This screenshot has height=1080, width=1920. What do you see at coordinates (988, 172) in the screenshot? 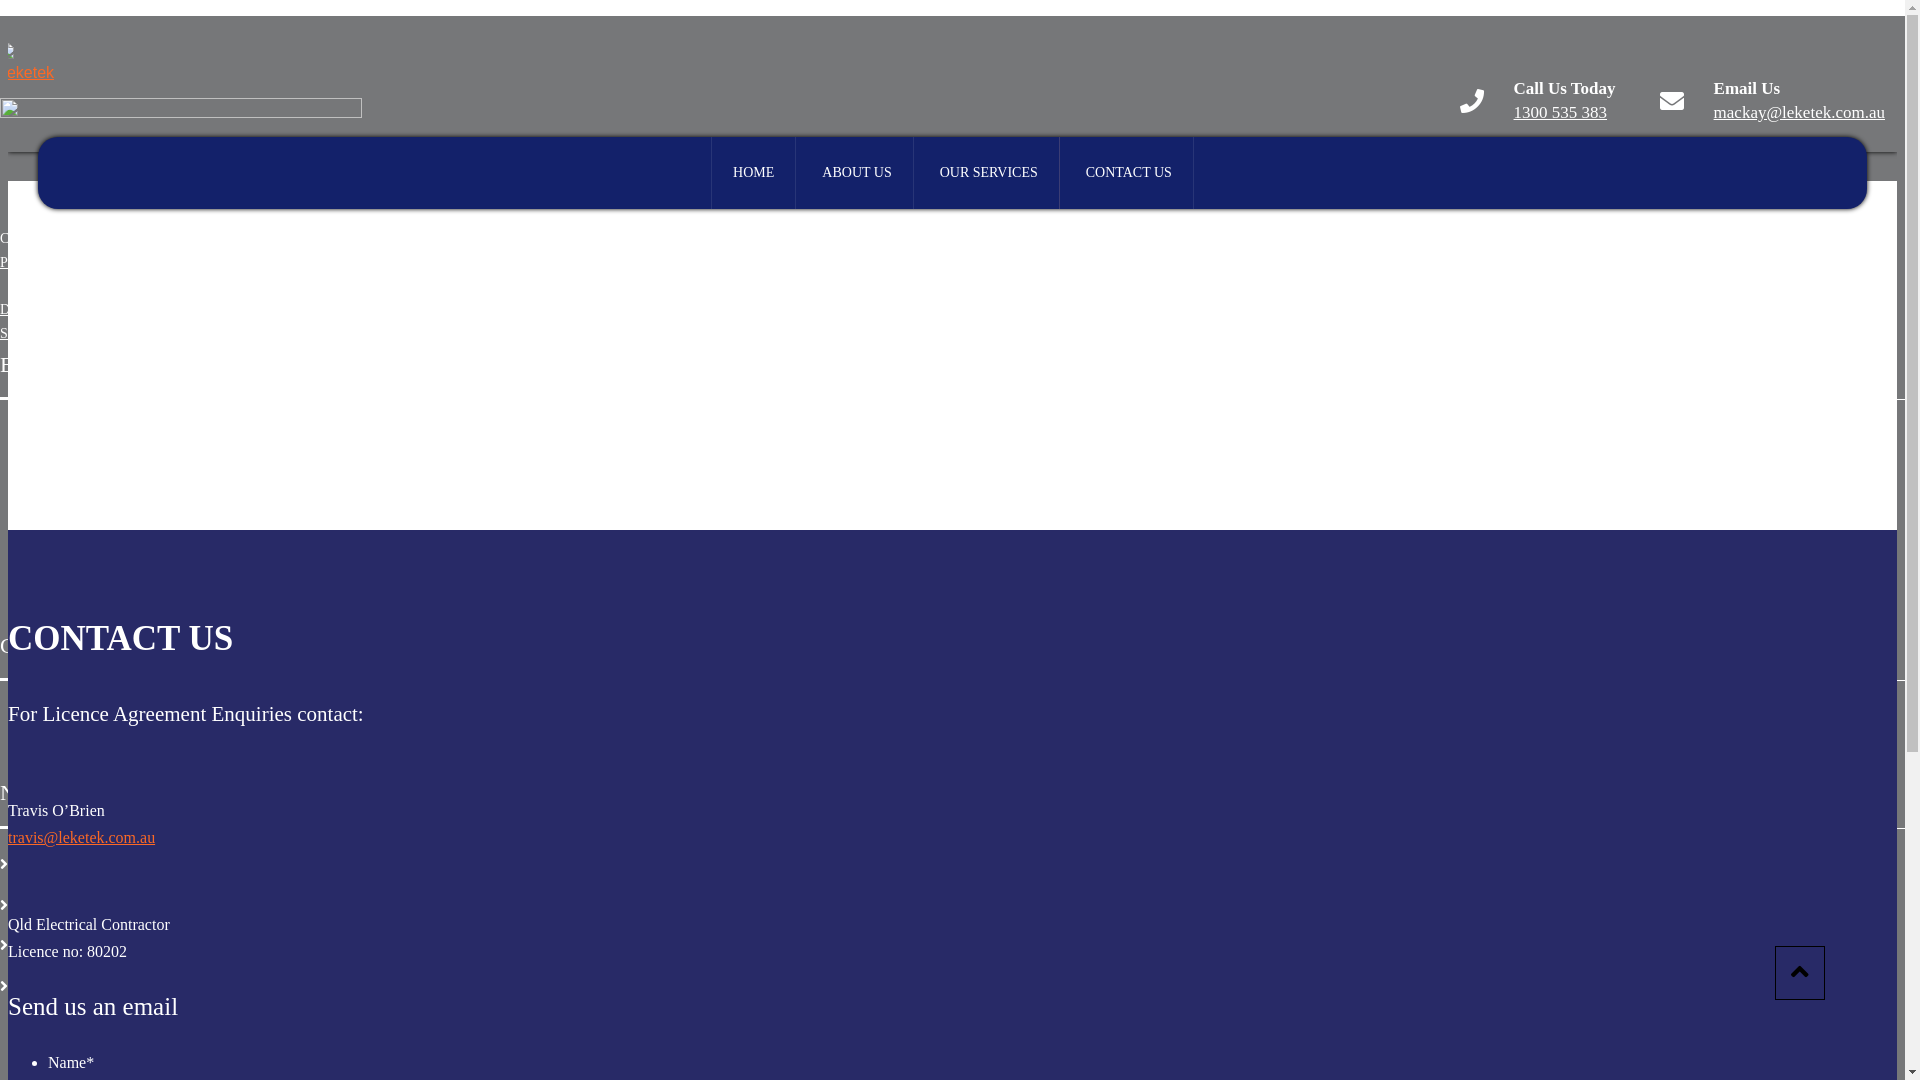
I see `'OUR SERVICES'` at bounding box center [988, 172].